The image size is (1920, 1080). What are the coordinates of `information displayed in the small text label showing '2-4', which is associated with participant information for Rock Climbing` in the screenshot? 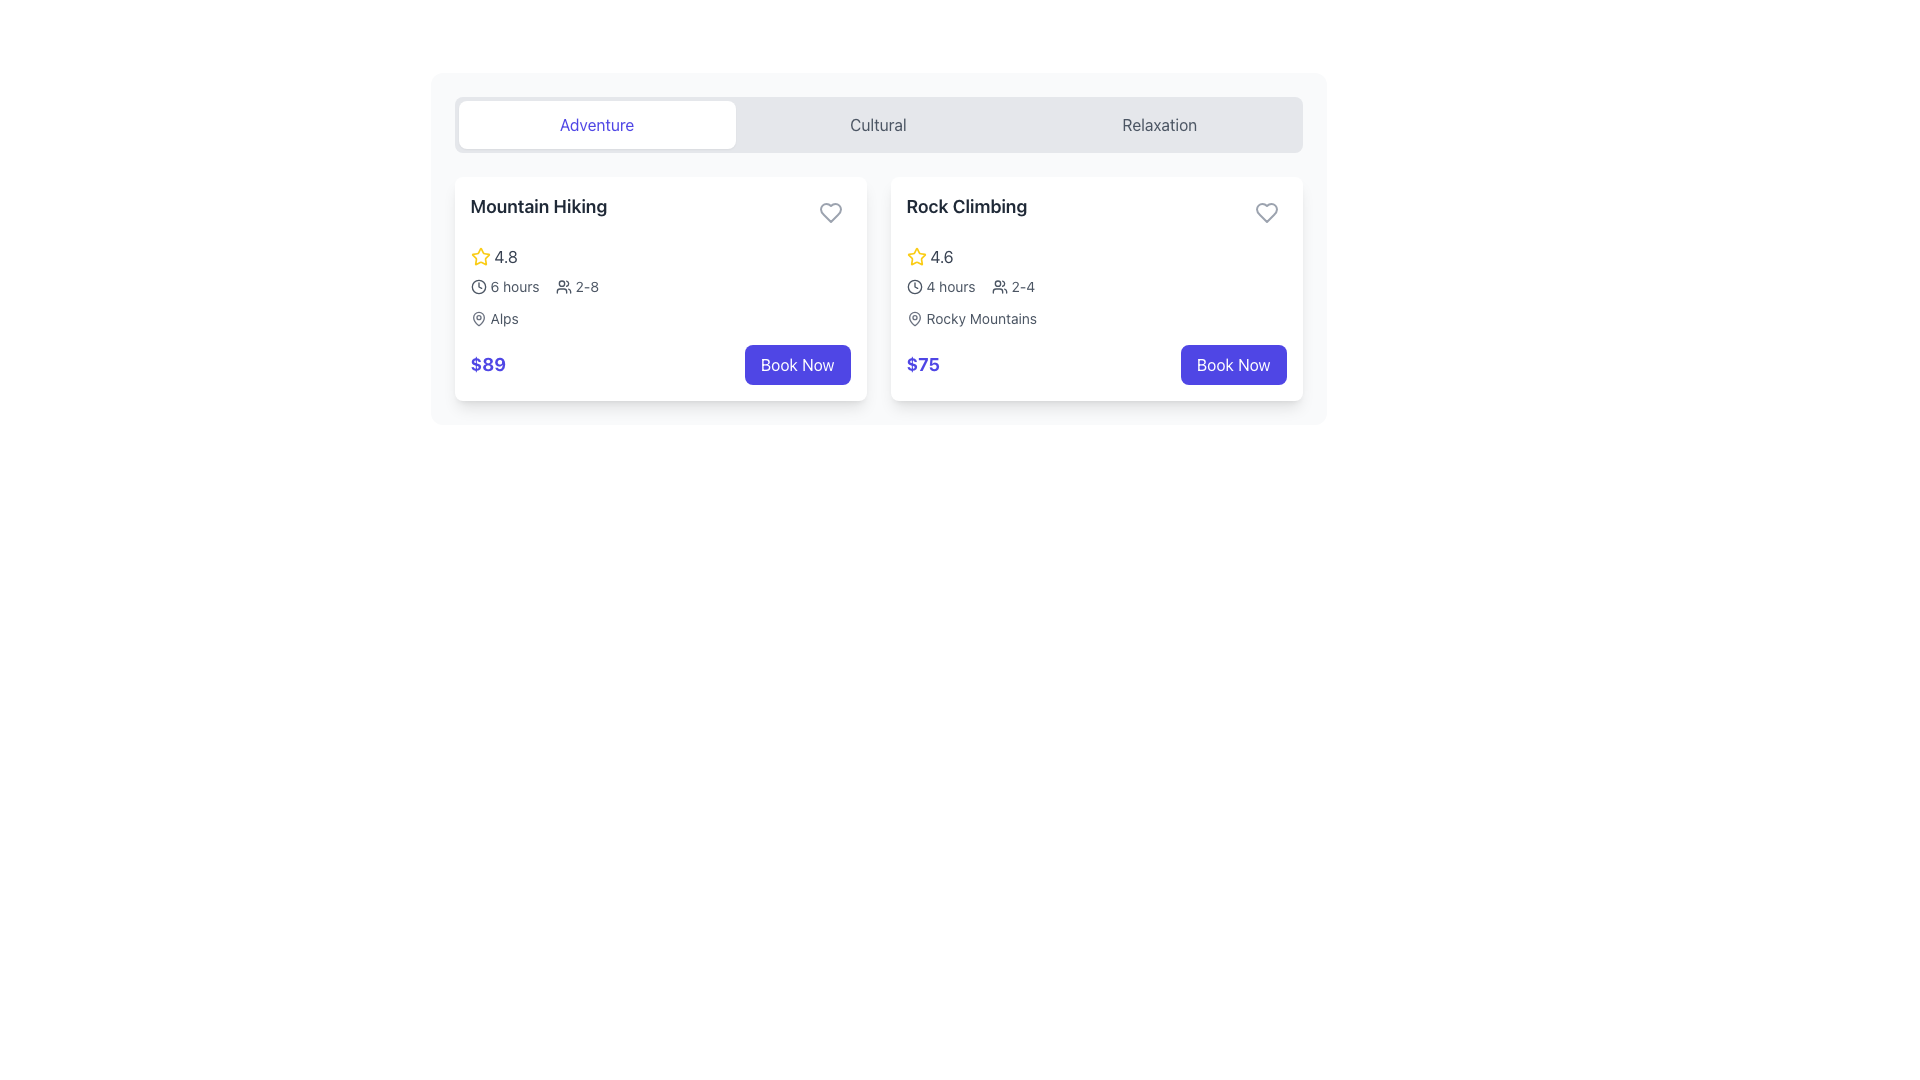 It's located at (1023, 286).